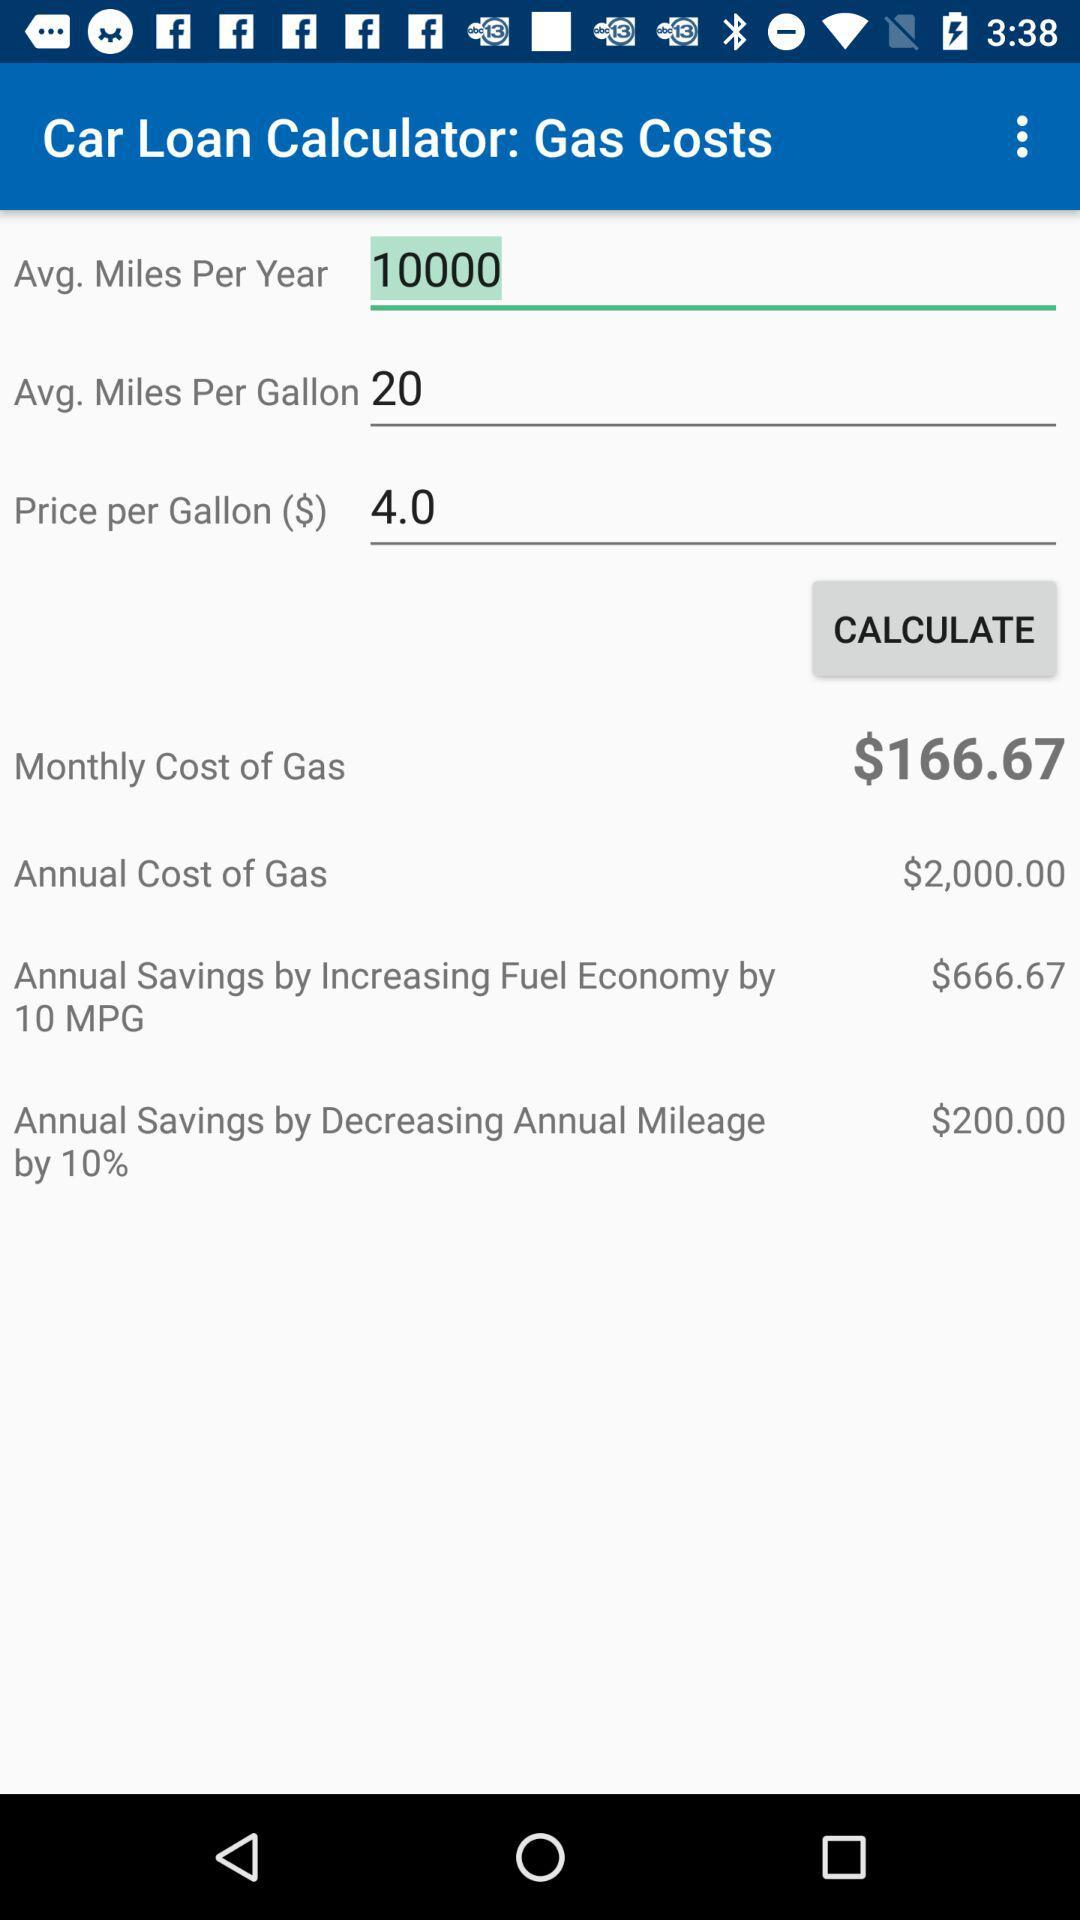  What do you see at coordinates (712, 387) in the screenshot?
I see `the icon next to the avg miles per item` at bounding box center [712, 387].